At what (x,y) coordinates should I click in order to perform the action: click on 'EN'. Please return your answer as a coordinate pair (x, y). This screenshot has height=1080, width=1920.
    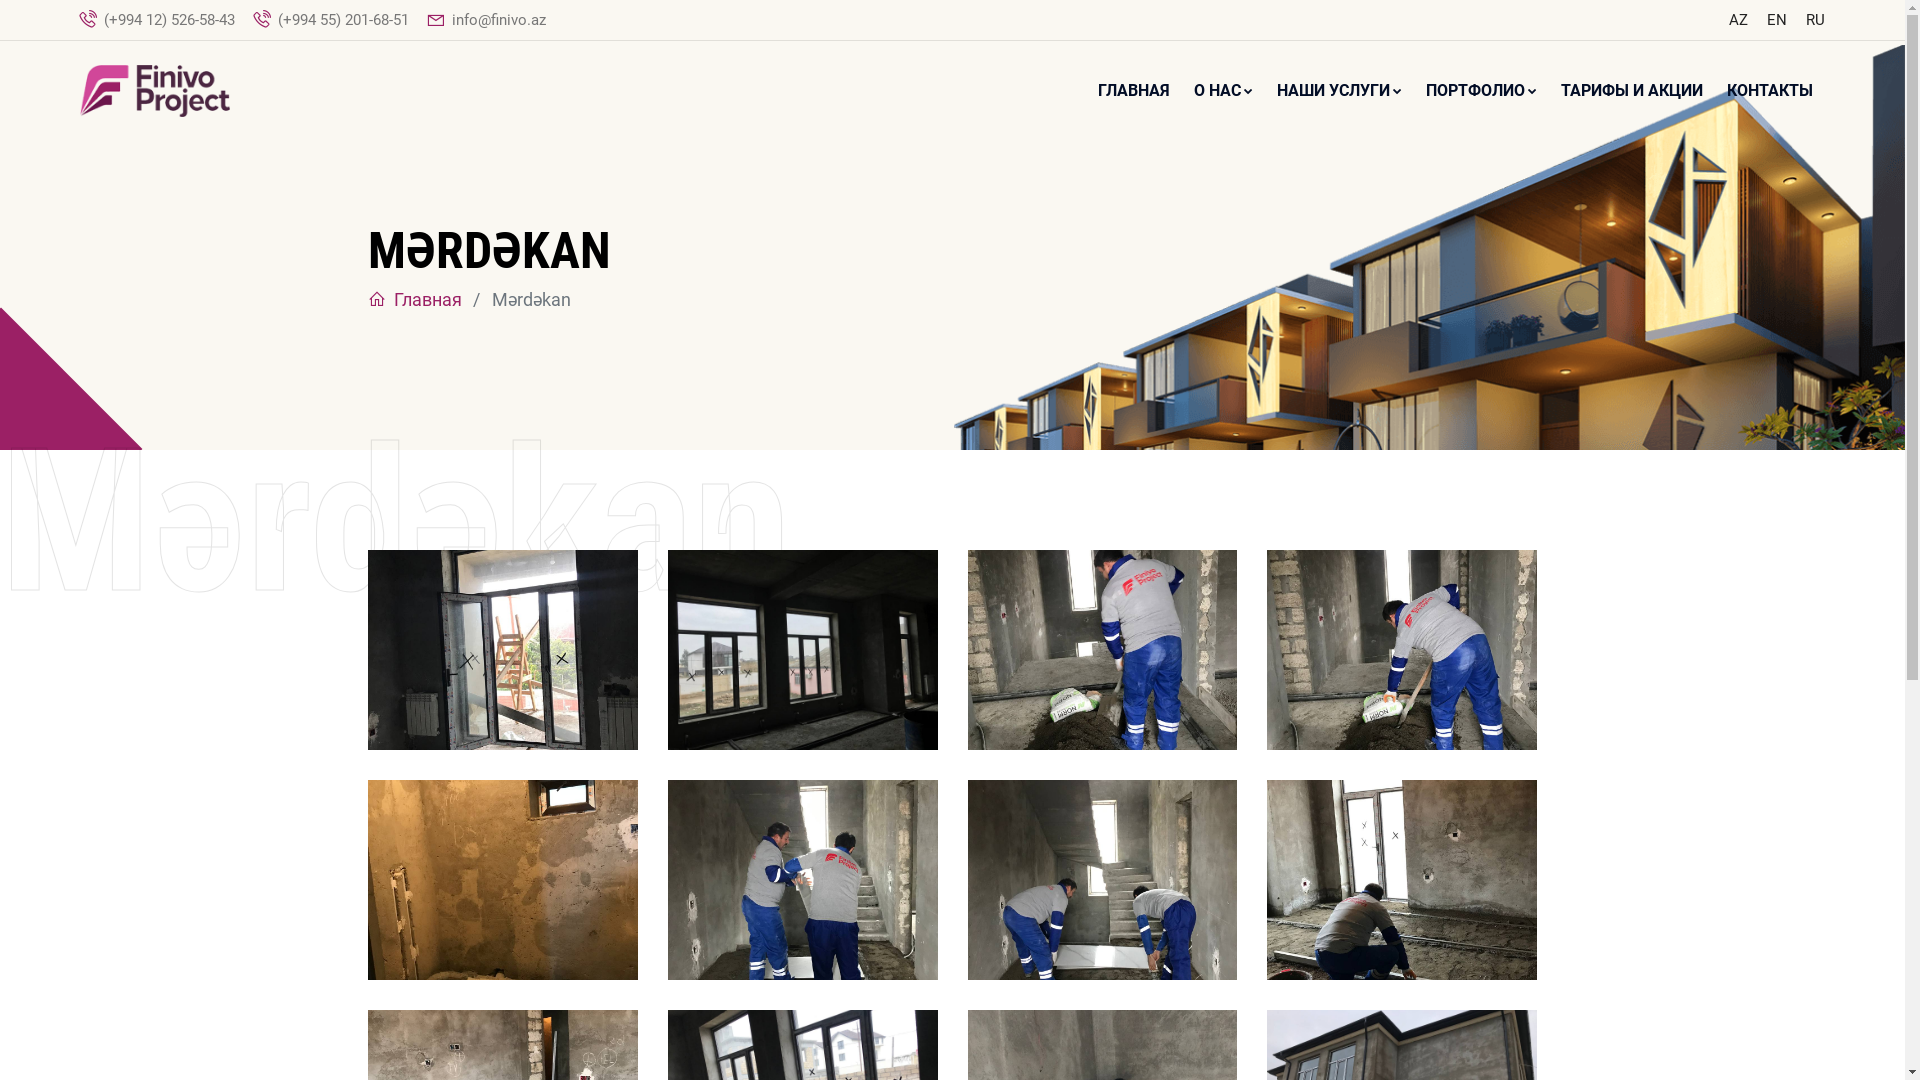
    Looking at the image, I should click on (1776, 19).